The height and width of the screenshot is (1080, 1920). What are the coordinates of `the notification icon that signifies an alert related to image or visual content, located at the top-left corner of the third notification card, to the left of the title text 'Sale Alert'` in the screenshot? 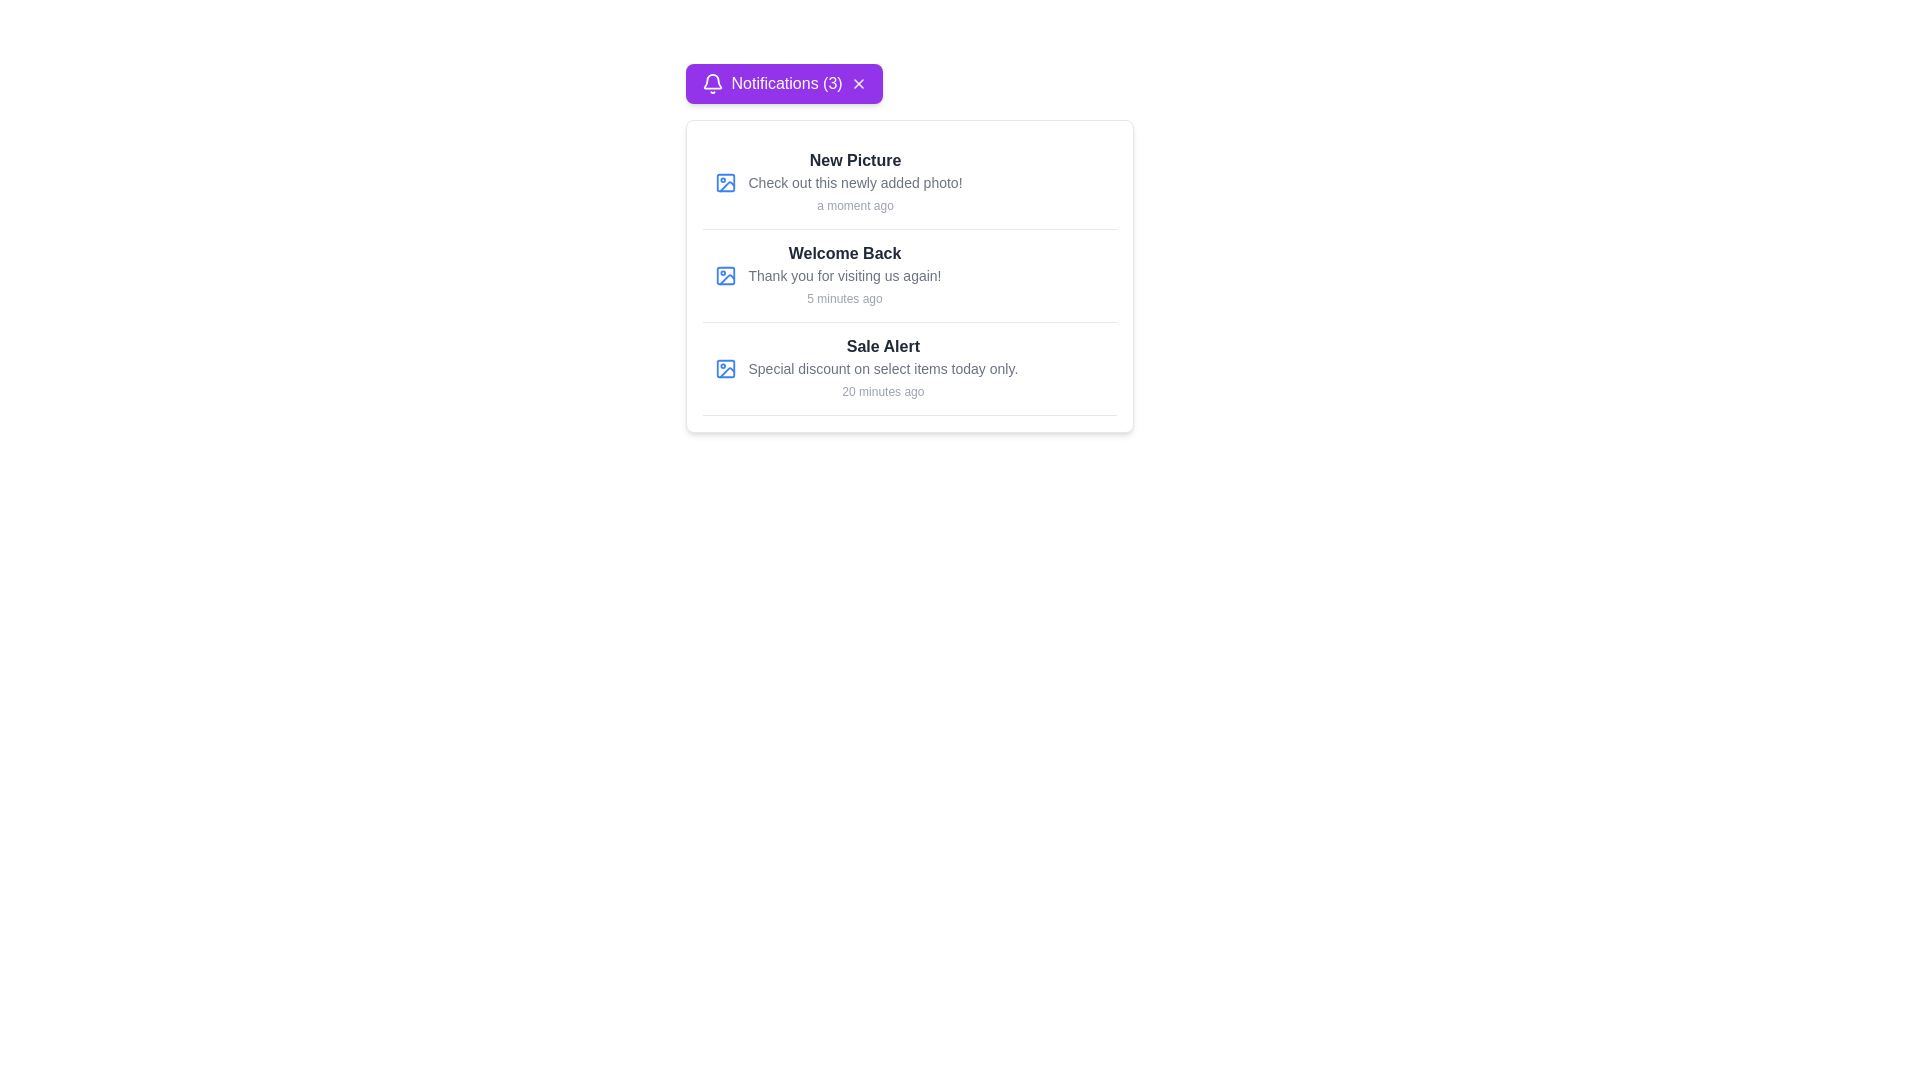 It's located at (724, 369).